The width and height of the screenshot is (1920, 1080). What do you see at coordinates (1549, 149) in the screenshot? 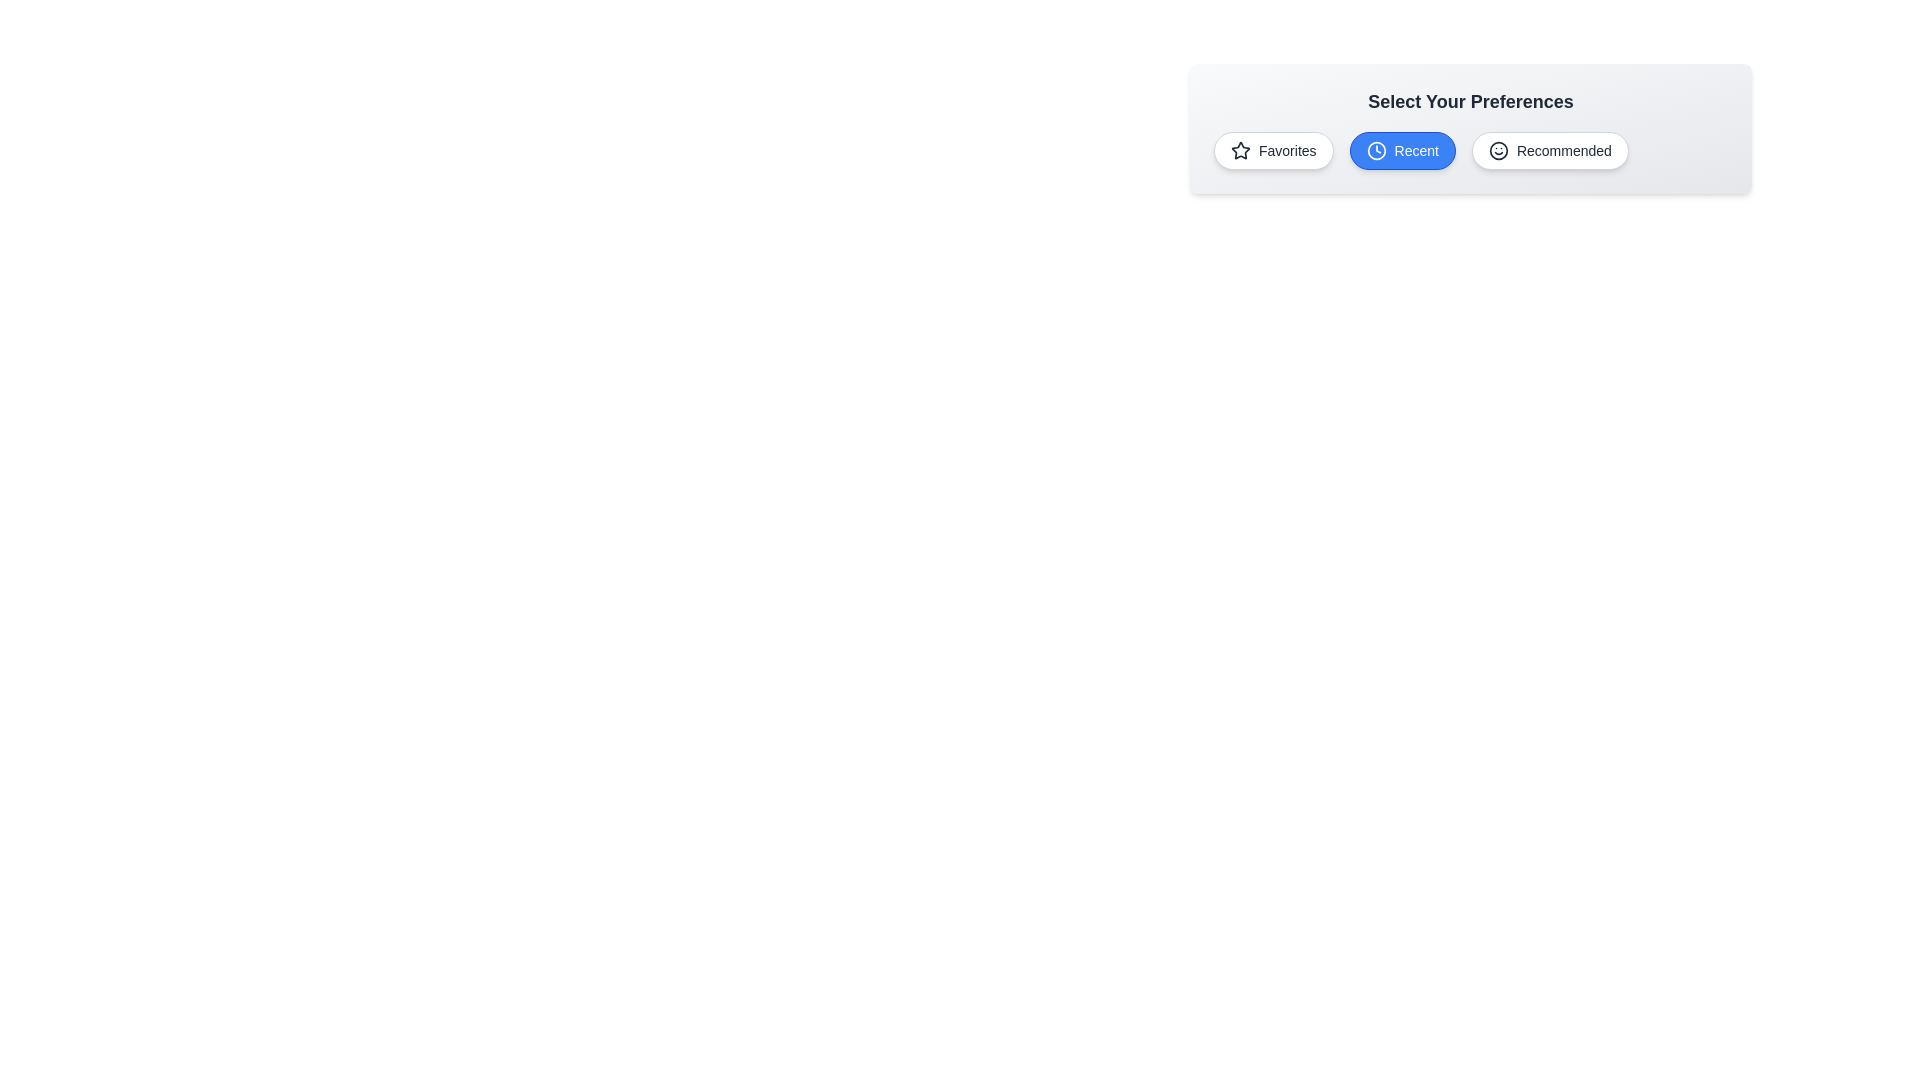
I see `the chip labeled Recommended to observe its hover effect` at bounding box center [1549, 149].